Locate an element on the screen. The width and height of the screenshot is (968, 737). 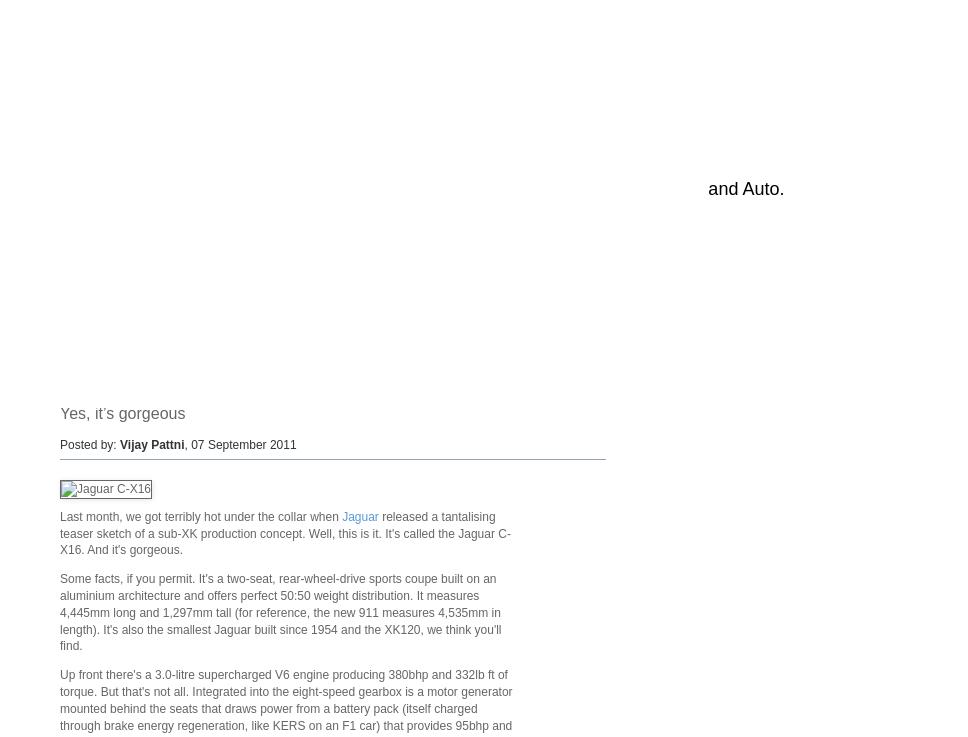
'Last month, we got terribly hot under the collar when' is located at coordinates (200, 514).